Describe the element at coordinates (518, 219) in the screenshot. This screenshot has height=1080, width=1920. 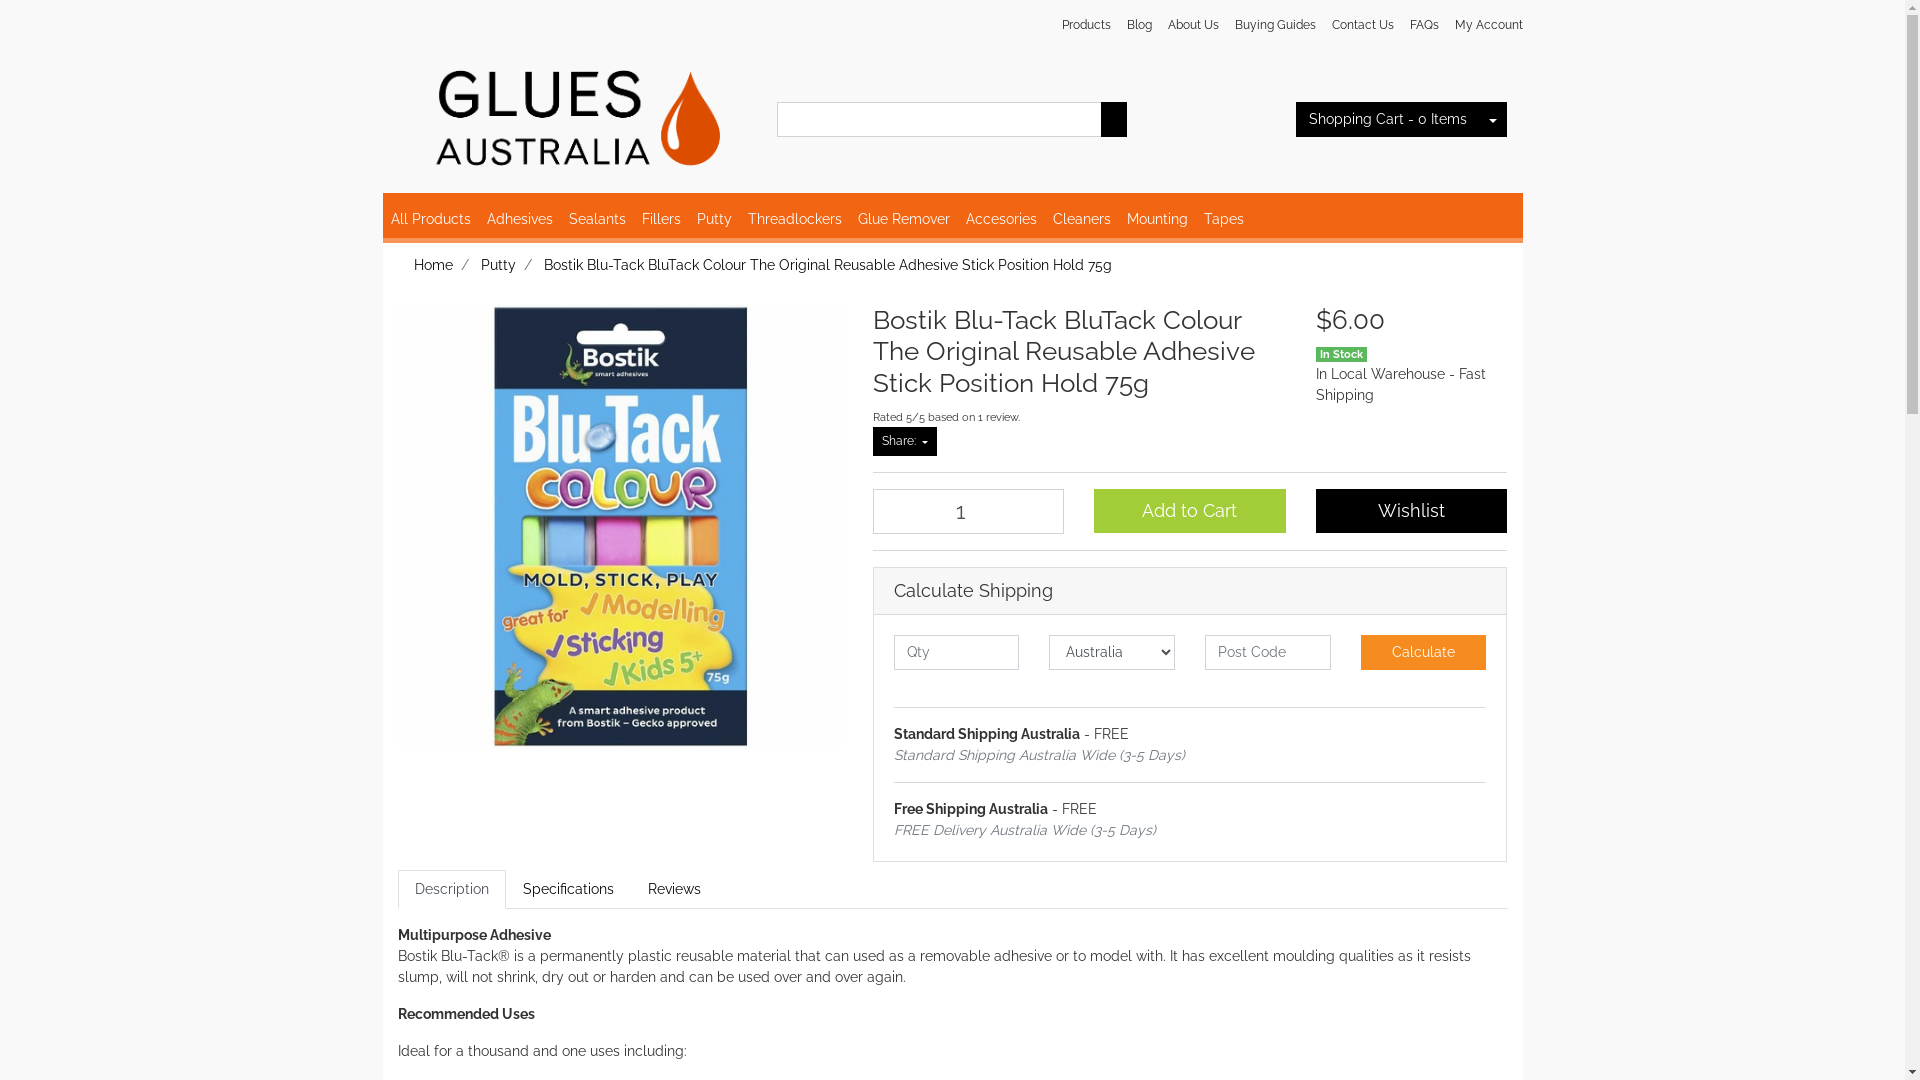
I see `'Adhesives'` at that location.